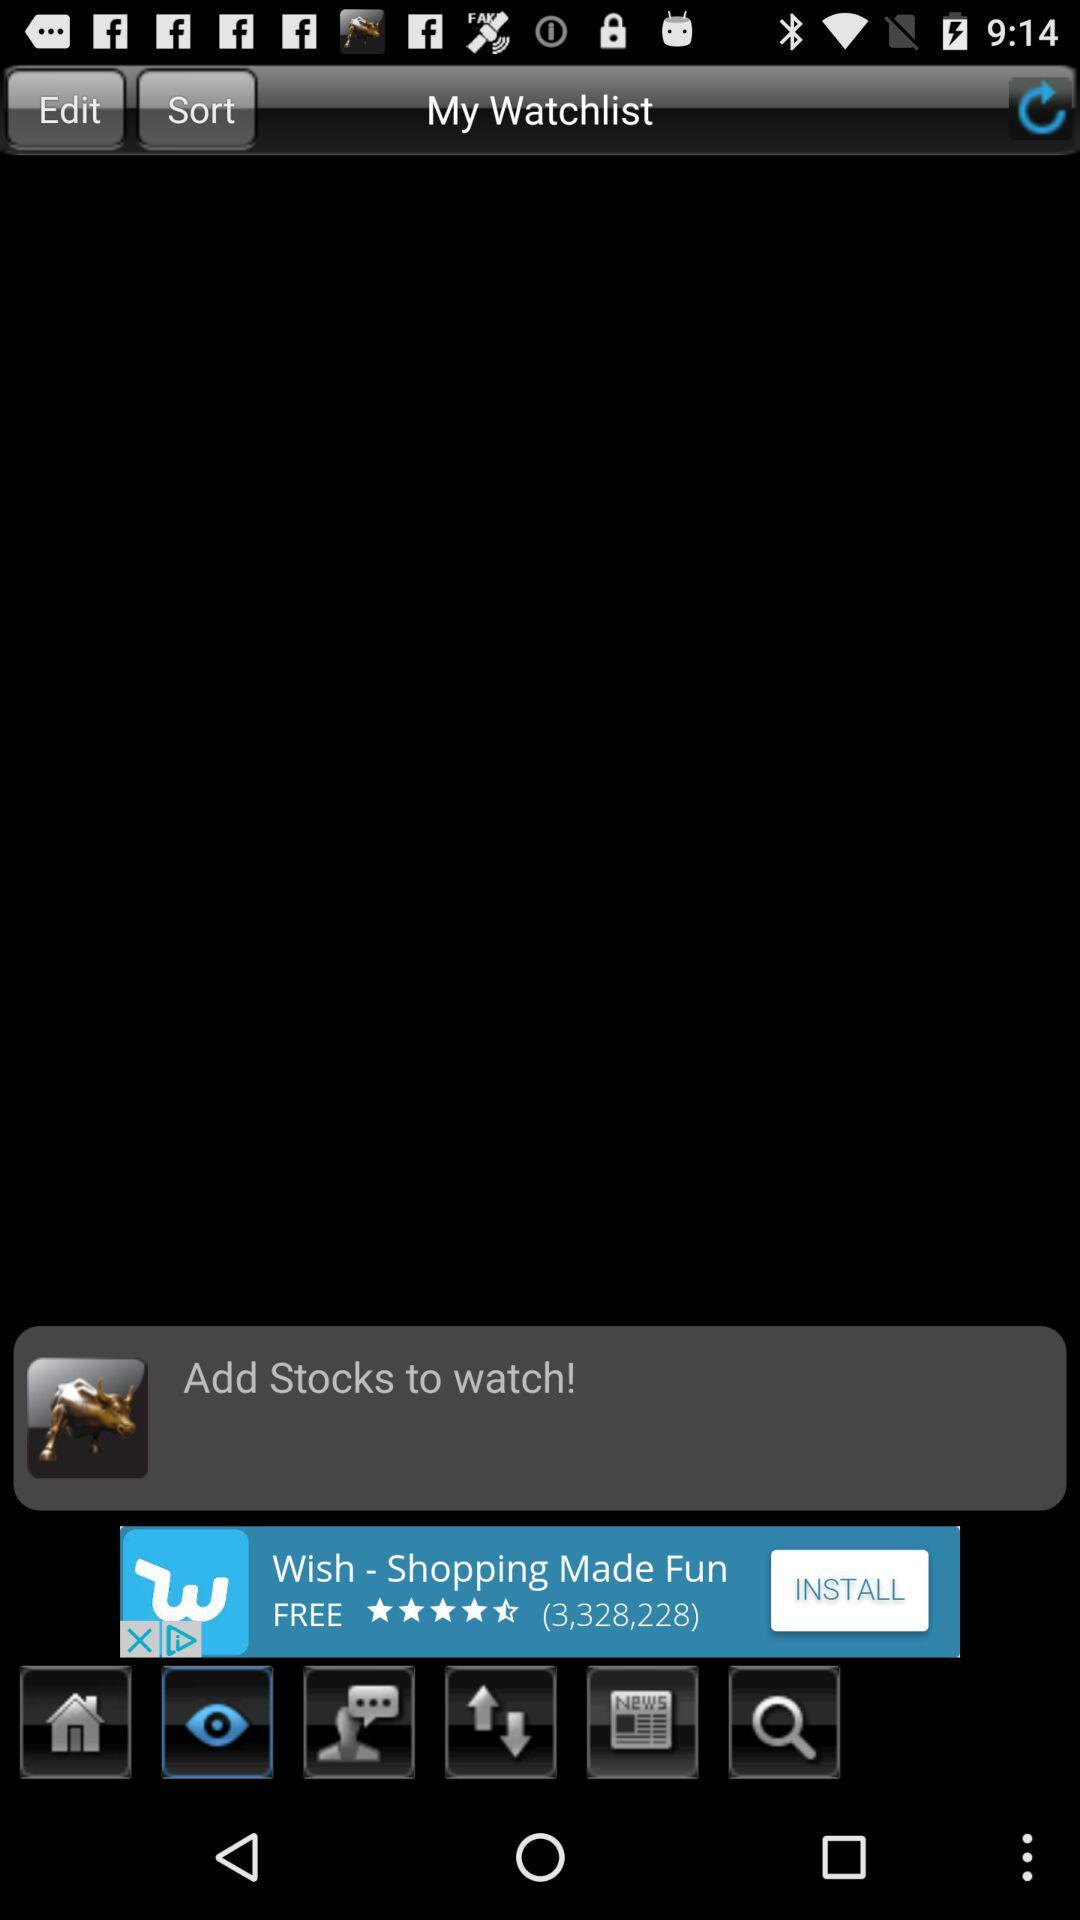 The image size is (1080, 1920). I want to click on the search icon, so click(783, 1848).